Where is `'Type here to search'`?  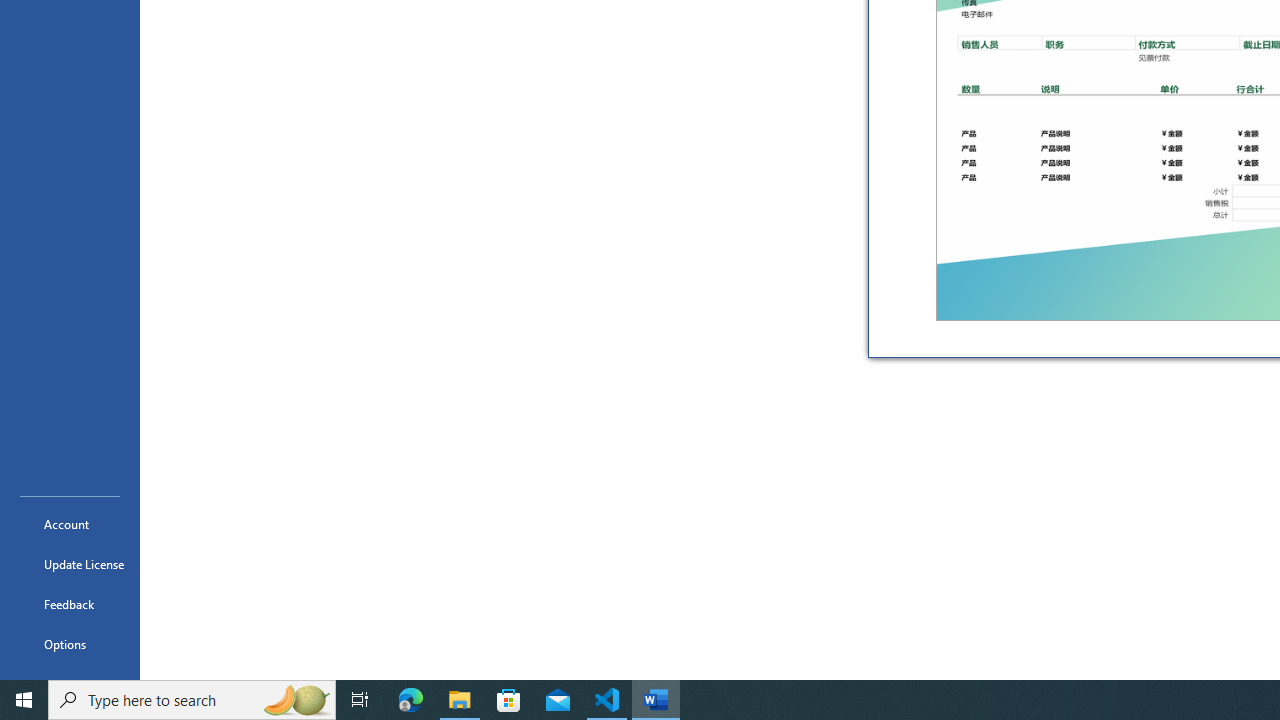 'Type here to search' is located at coordinates (192, 698).